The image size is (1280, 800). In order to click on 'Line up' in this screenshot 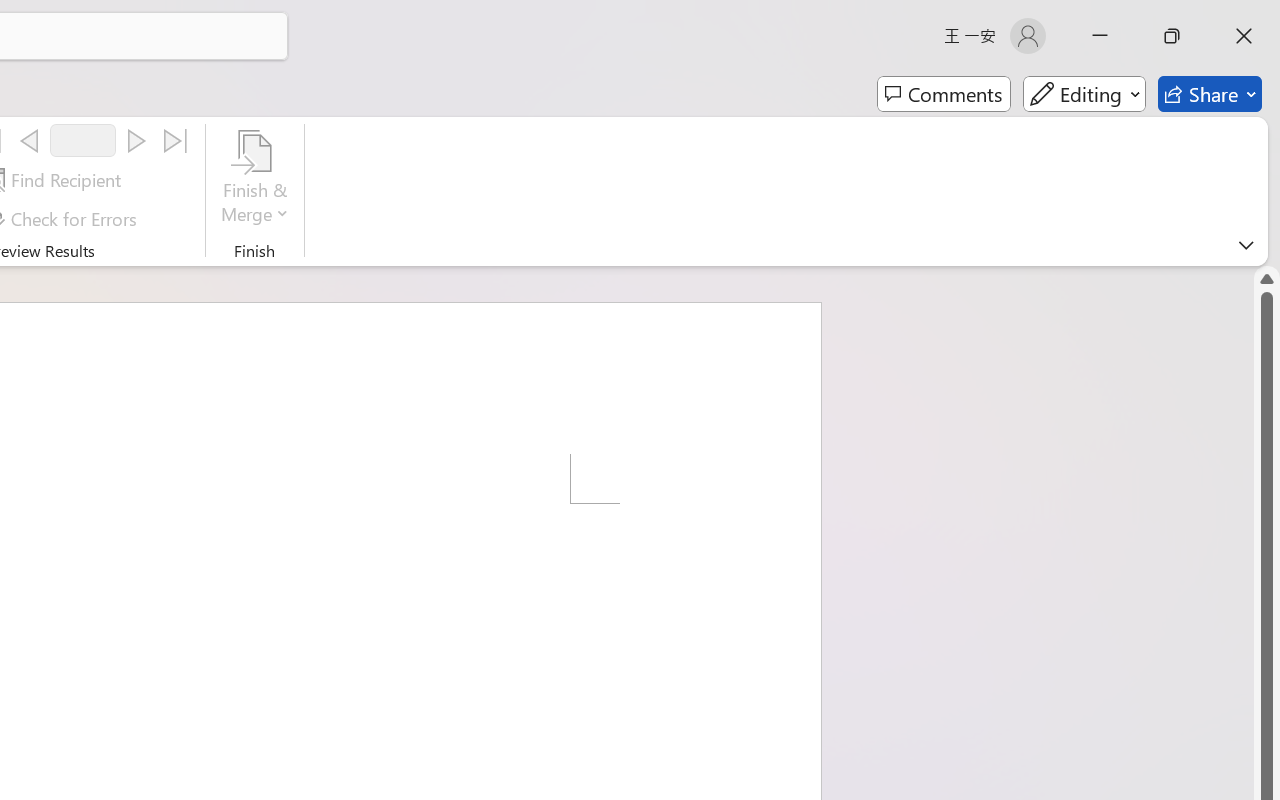, I will do `click(1266, 278)`.